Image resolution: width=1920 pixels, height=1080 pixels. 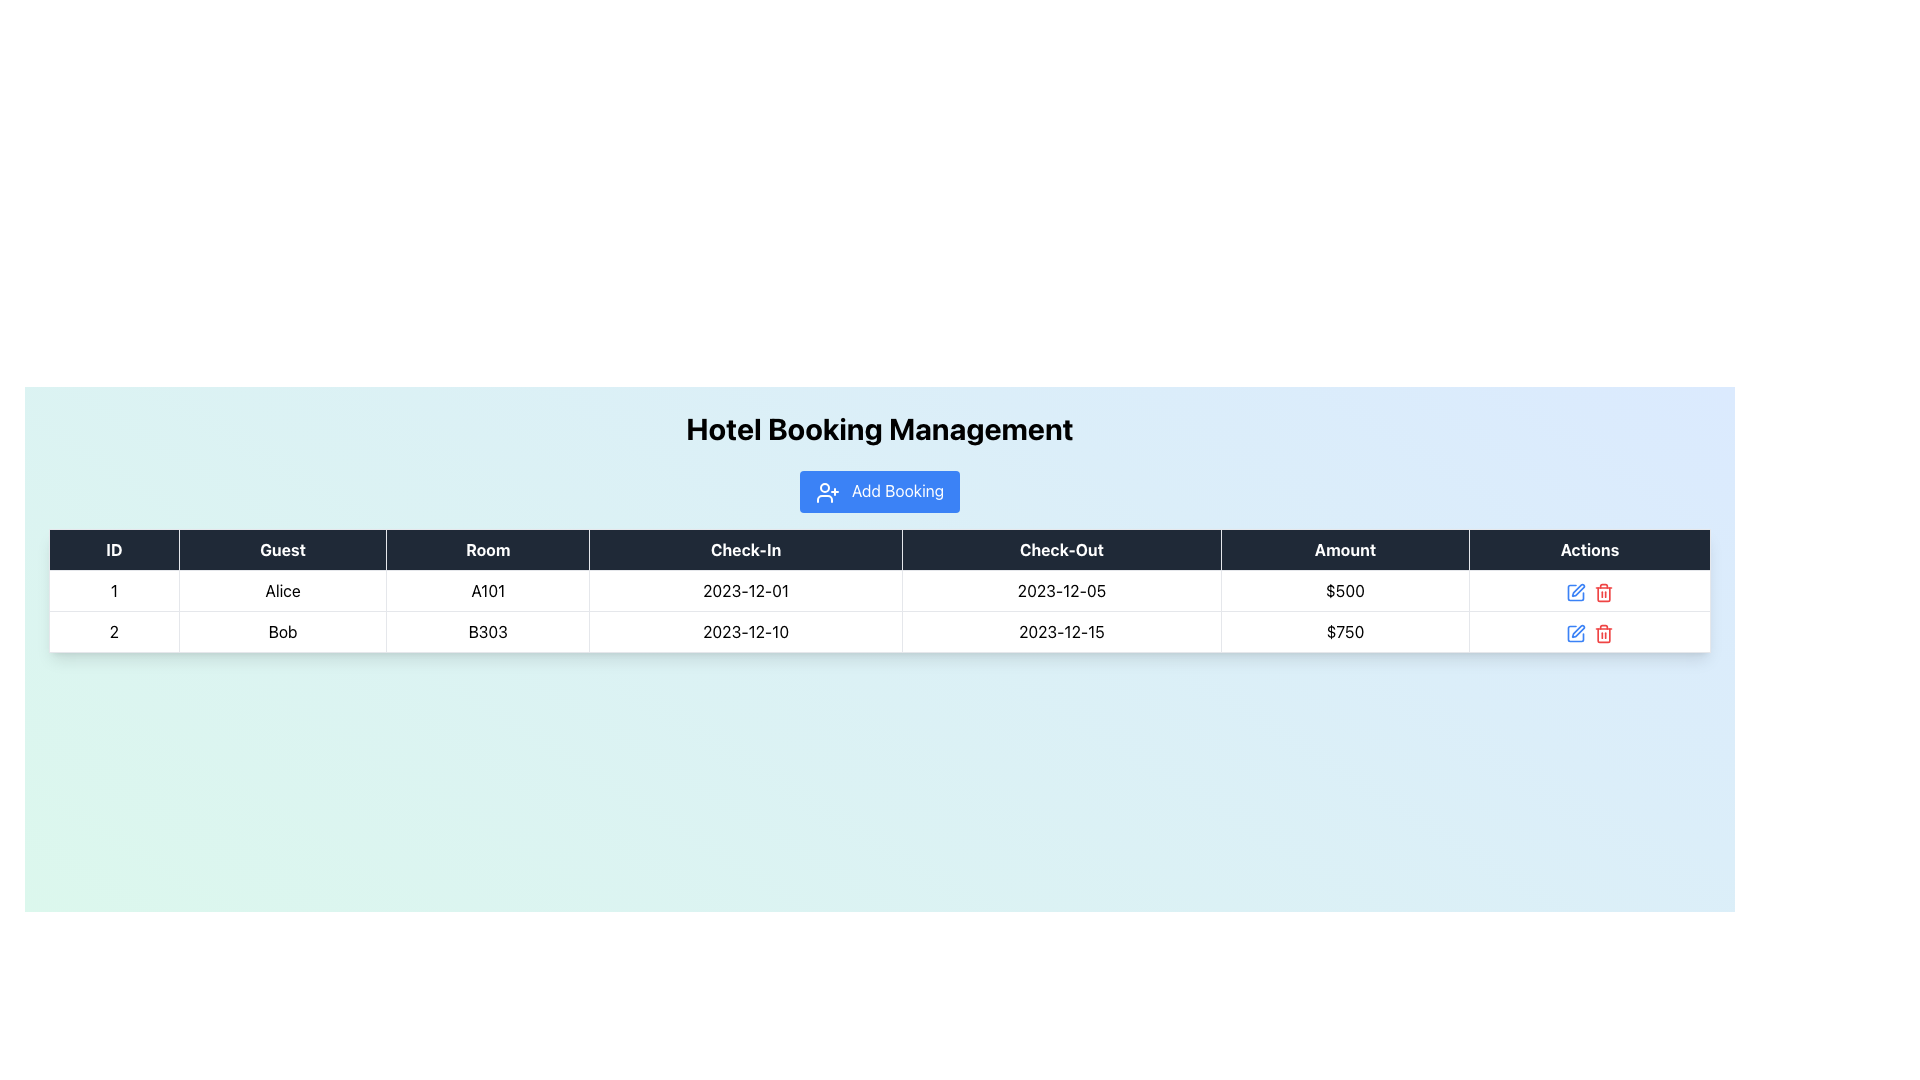 What do you see at coordinates (282, 589) in the screenshot?
I see `text 'Alice' from the Table Cell in the second column of the first row in the Hotel Booking Management section` at bounding box center [282, 589].